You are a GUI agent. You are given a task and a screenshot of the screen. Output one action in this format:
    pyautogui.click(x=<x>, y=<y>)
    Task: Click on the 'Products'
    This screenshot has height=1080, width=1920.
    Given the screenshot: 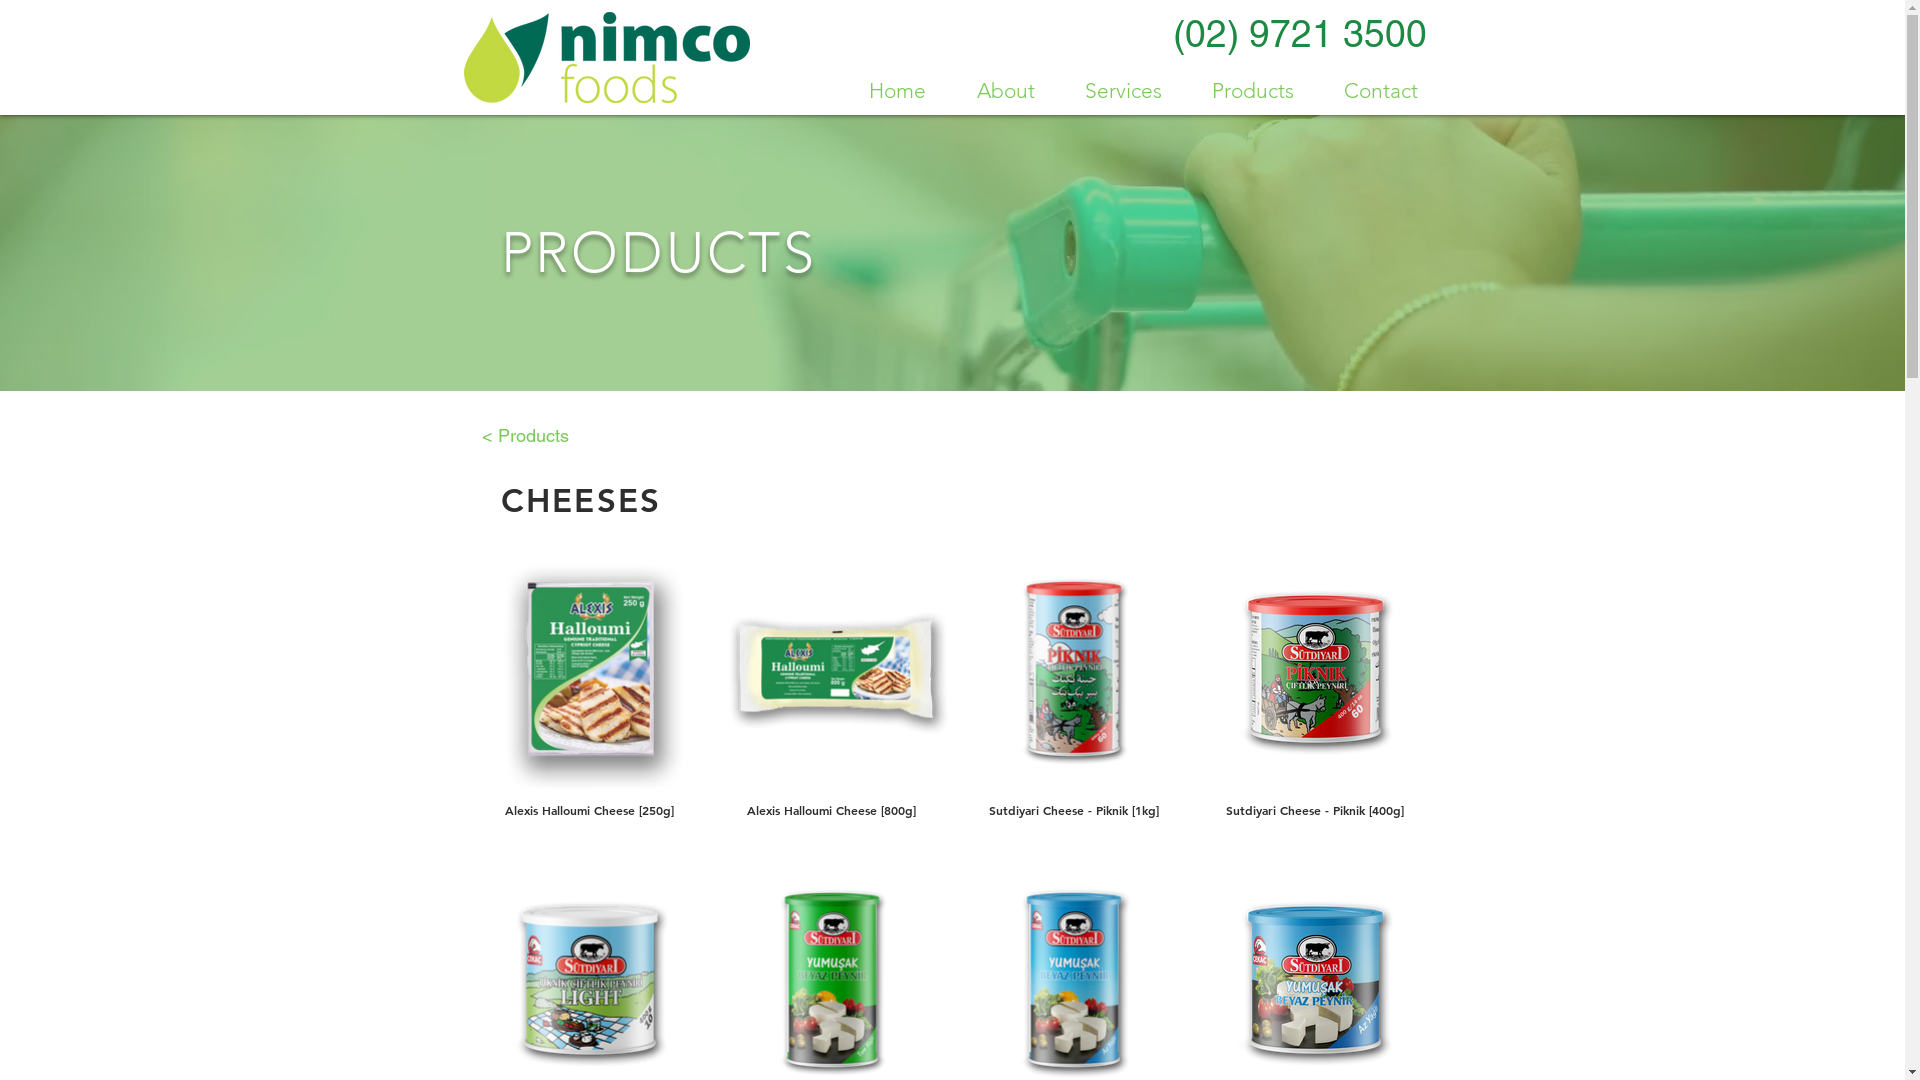 What is the action you would take?
    pyautogui.click(x=1185, y=90)
    